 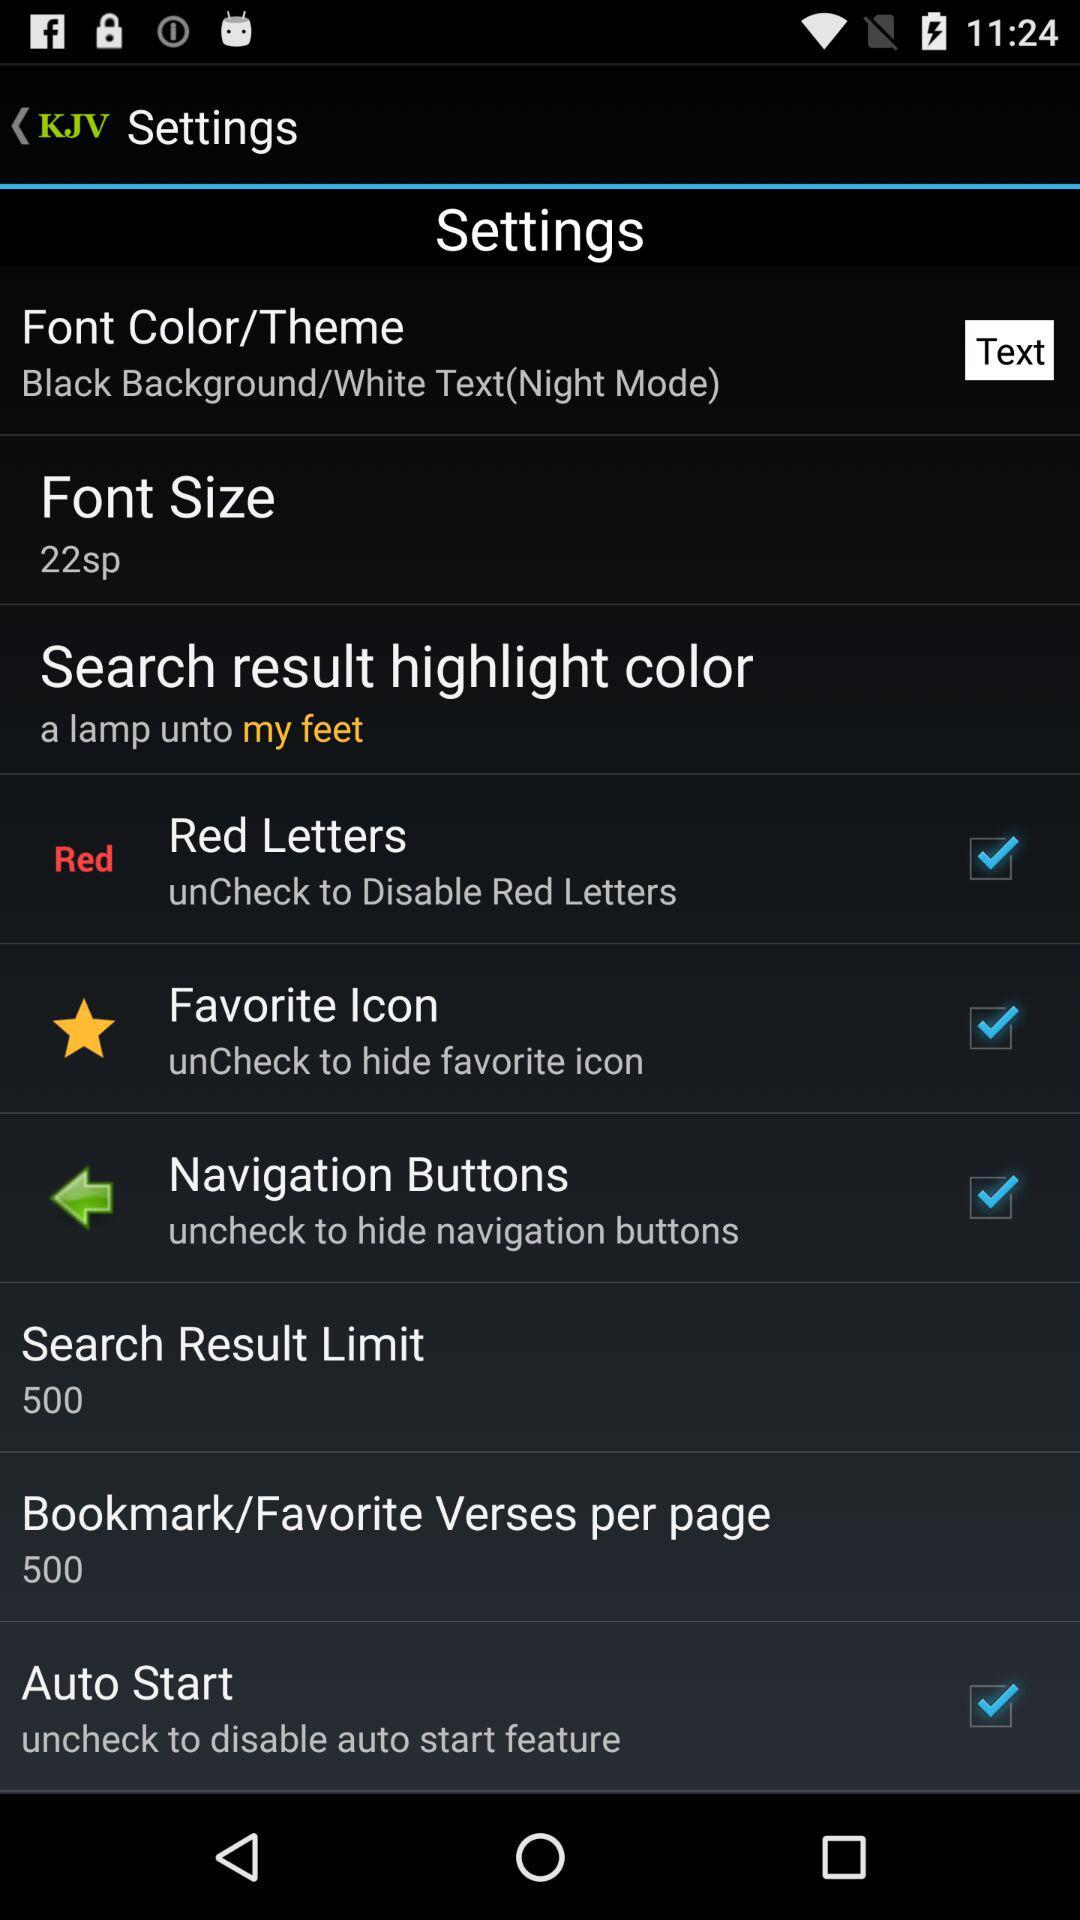 What do you see at coordinates (370, 381) in the screenshot?
I see `the item above the font size icon` at bounding box center [370, 381].